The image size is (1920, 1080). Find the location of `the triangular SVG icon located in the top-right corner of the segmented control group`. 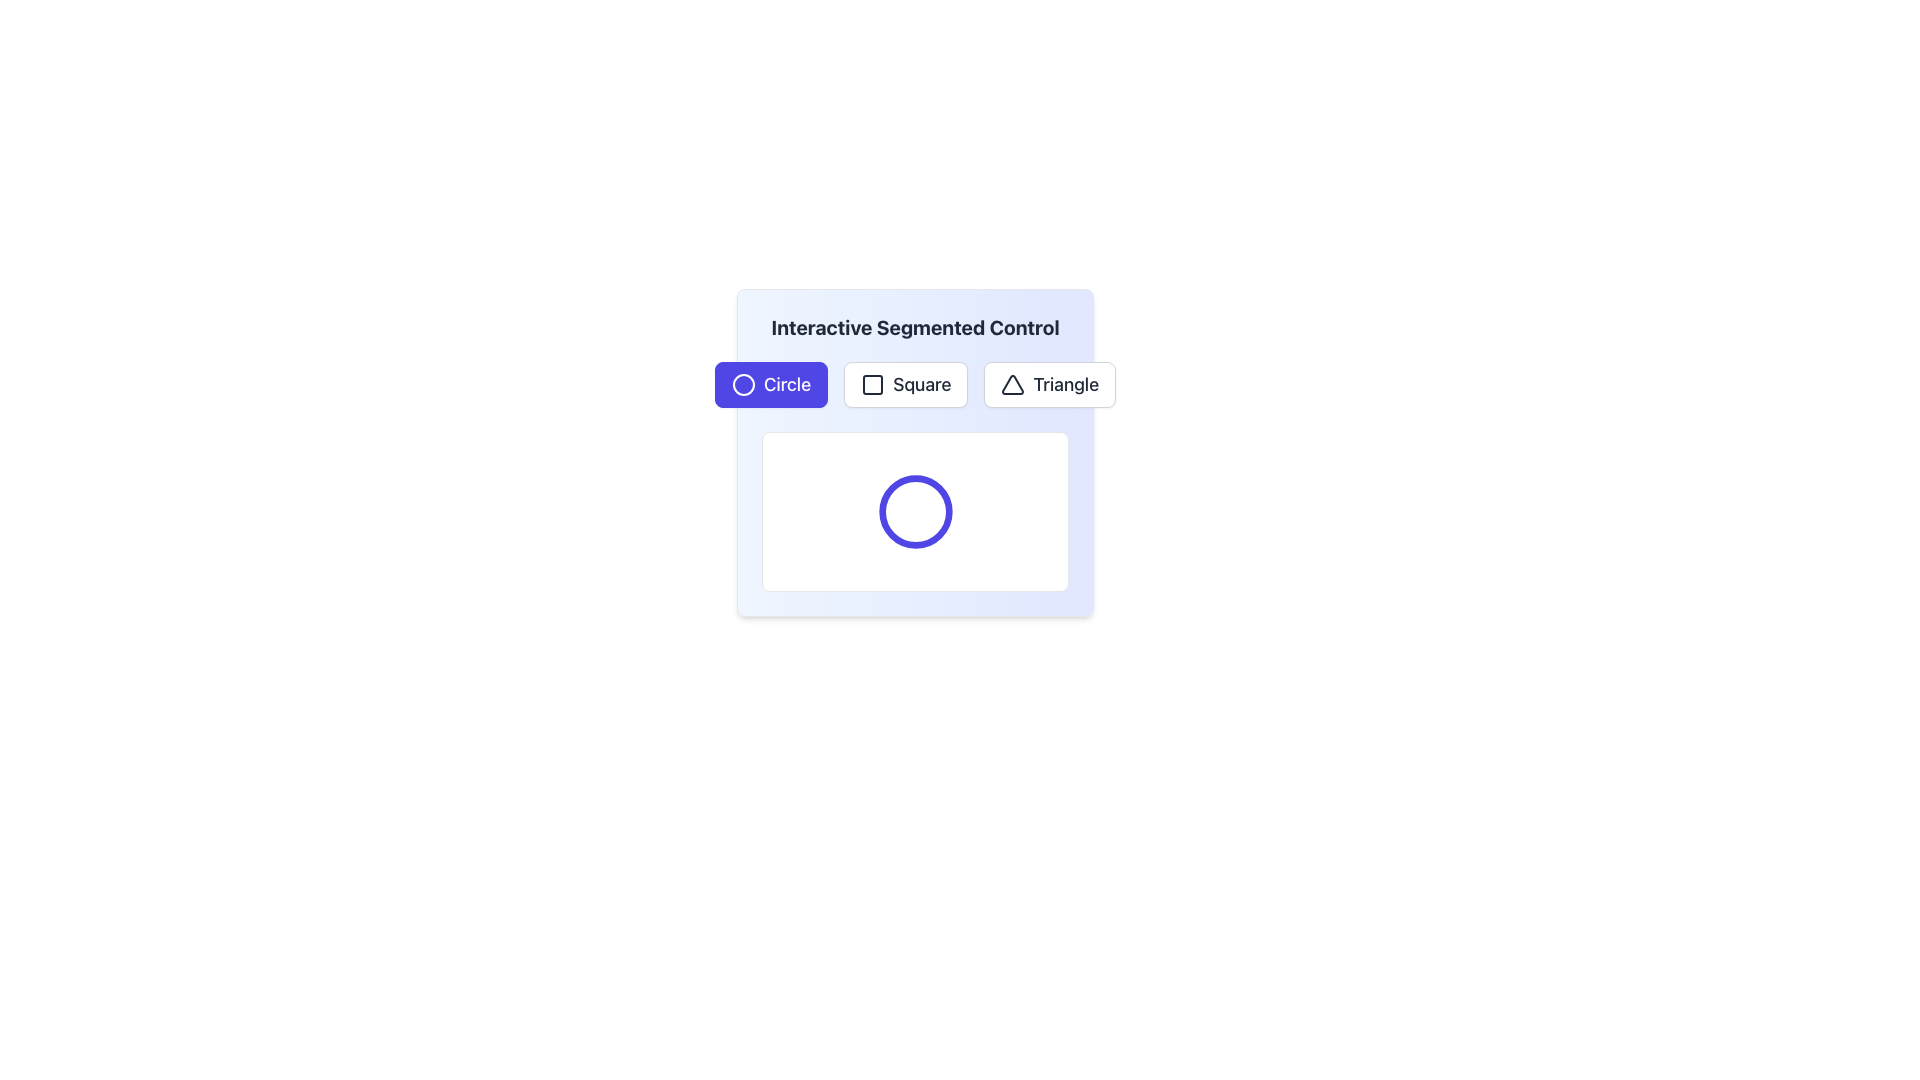

the triangular SVG icon located in the top-right corner of the segmented control group is located at coordinates (1013, 385).